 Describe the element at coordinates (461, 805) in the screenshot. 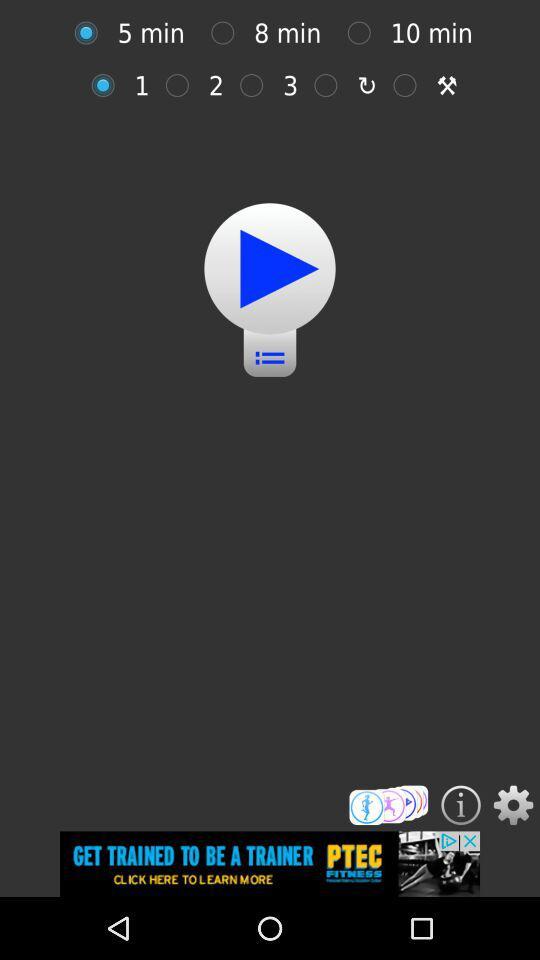

I see `get more info` at that location.